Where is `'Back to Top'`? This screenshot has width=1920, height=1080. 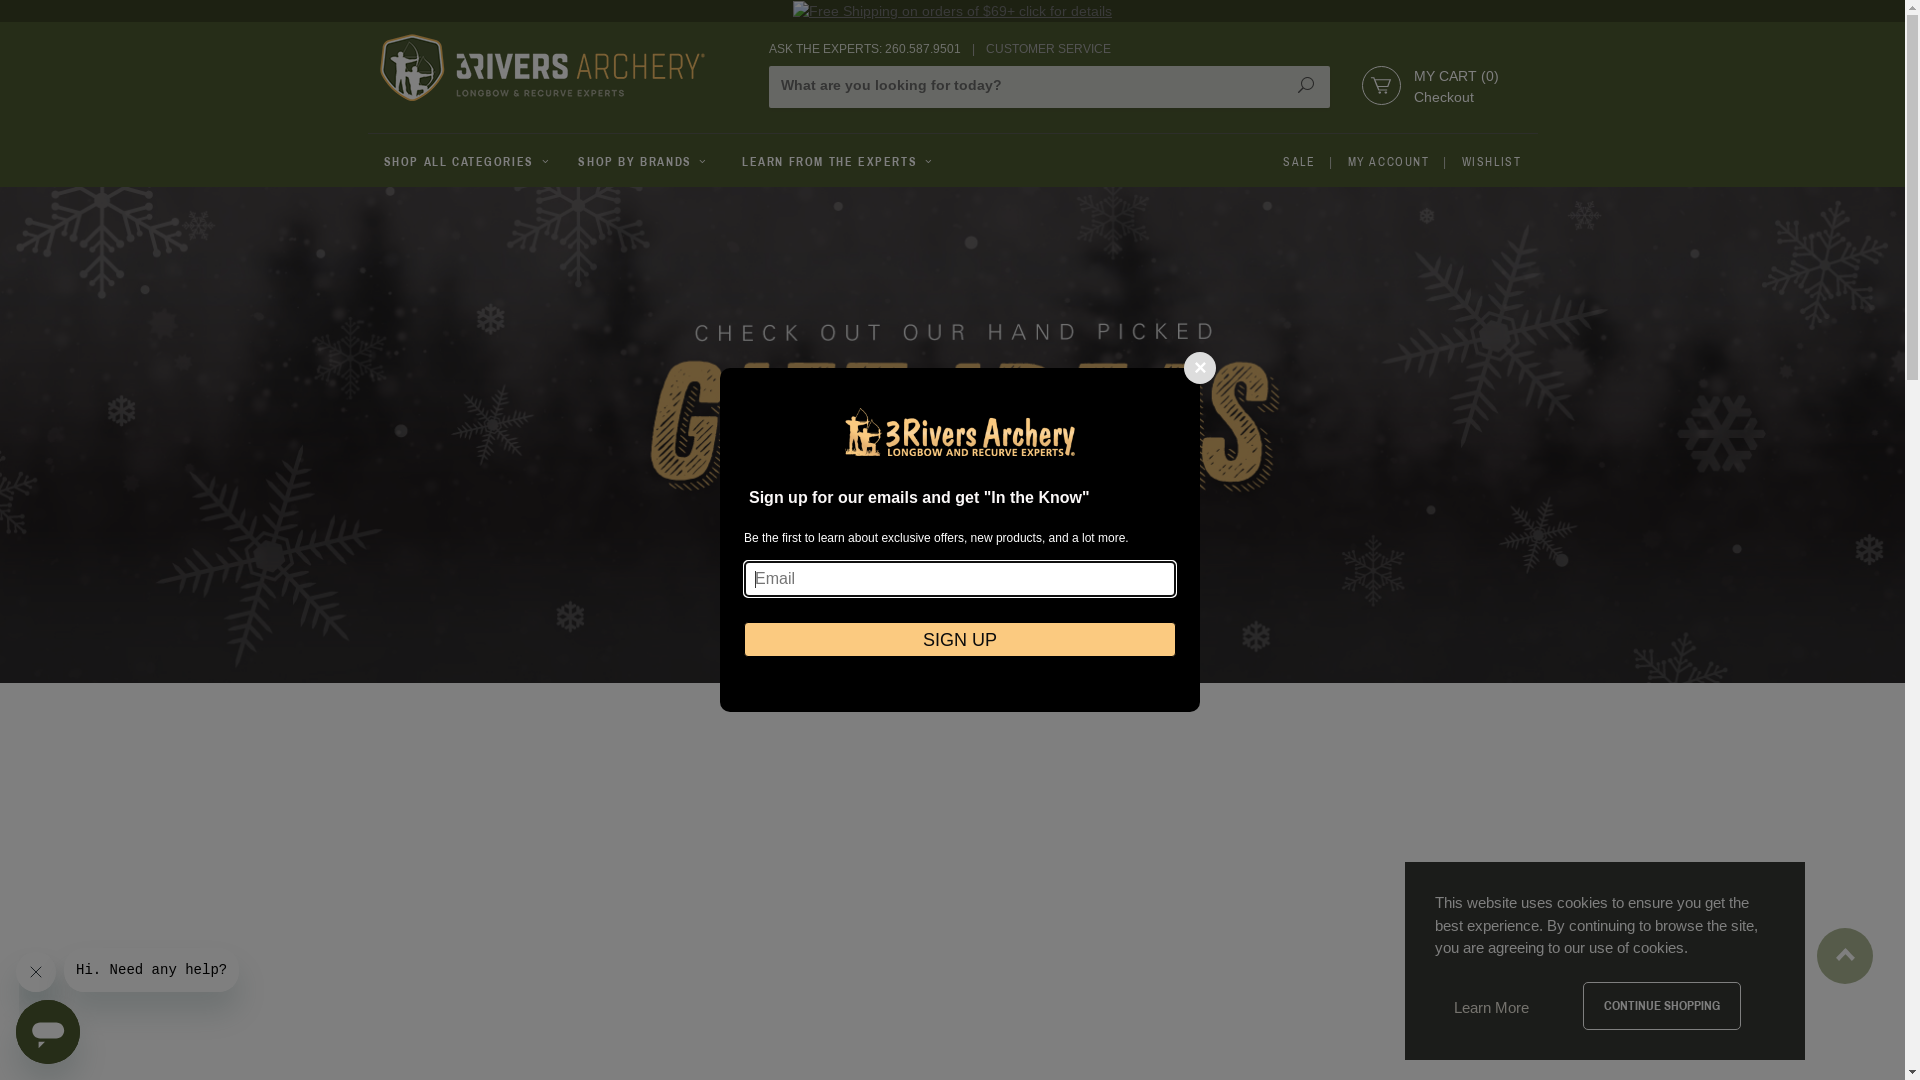
'Back to Top' is located at coordinates (1844, 945).